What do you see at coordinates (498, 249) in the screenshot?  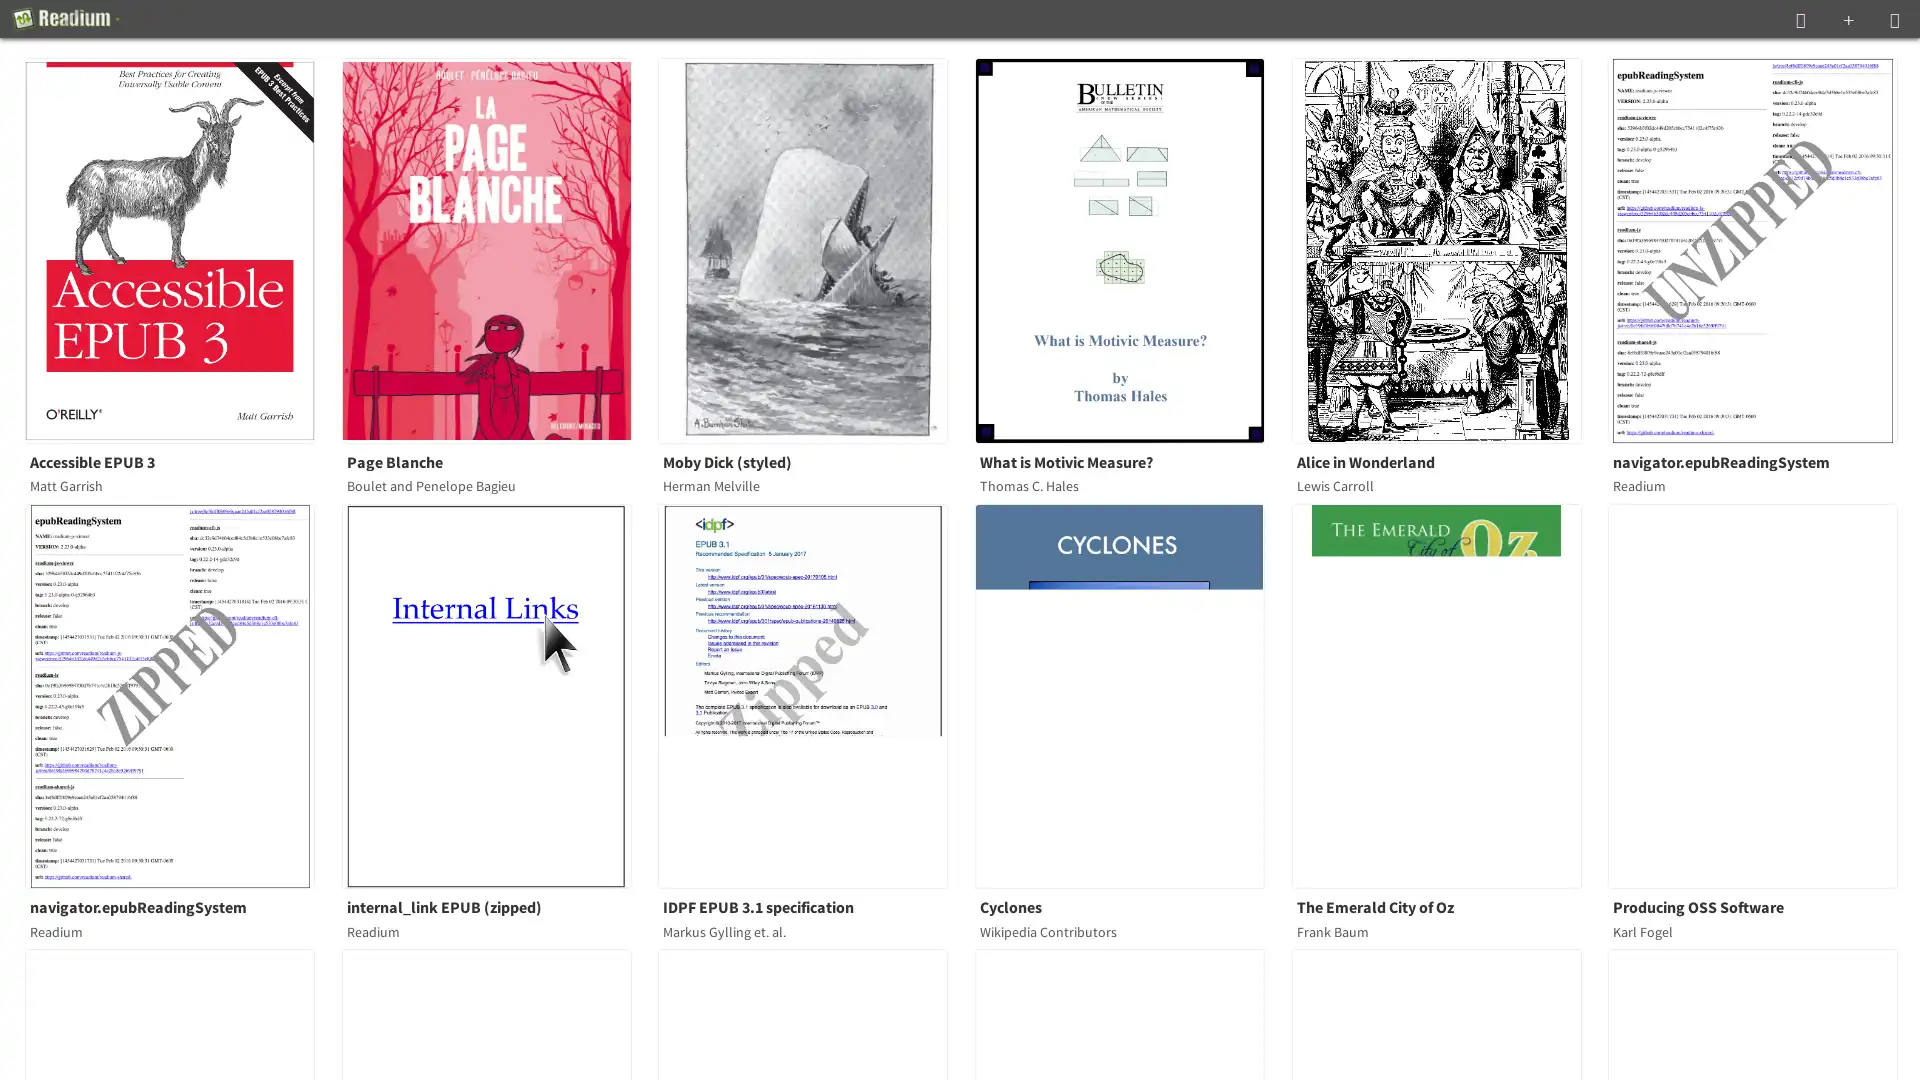 I see `(2) Page Blanche` at bounding box center [498, 249].